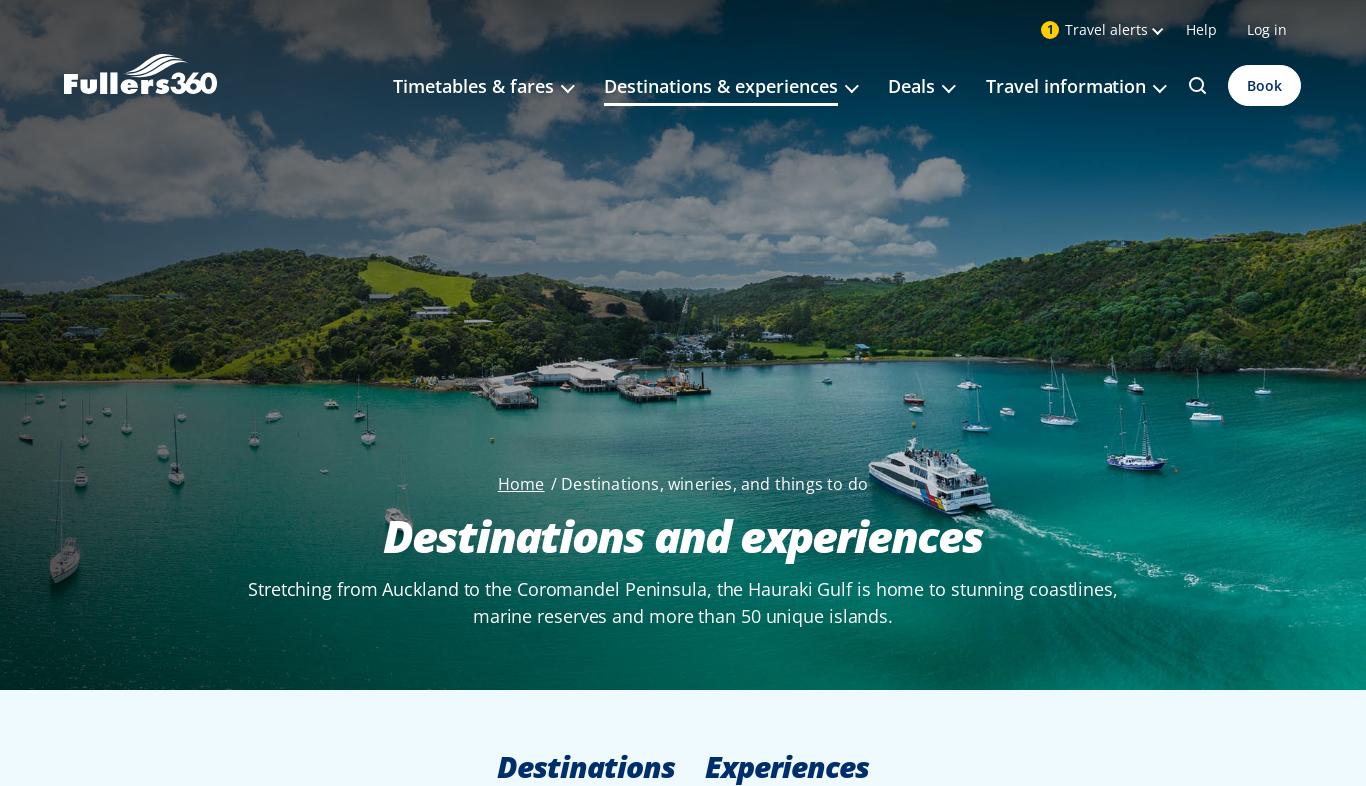  Describe the element at coordinates (714, 483) in the screenshot. I see `'Destinations, wineries, and things to do'` at that location.